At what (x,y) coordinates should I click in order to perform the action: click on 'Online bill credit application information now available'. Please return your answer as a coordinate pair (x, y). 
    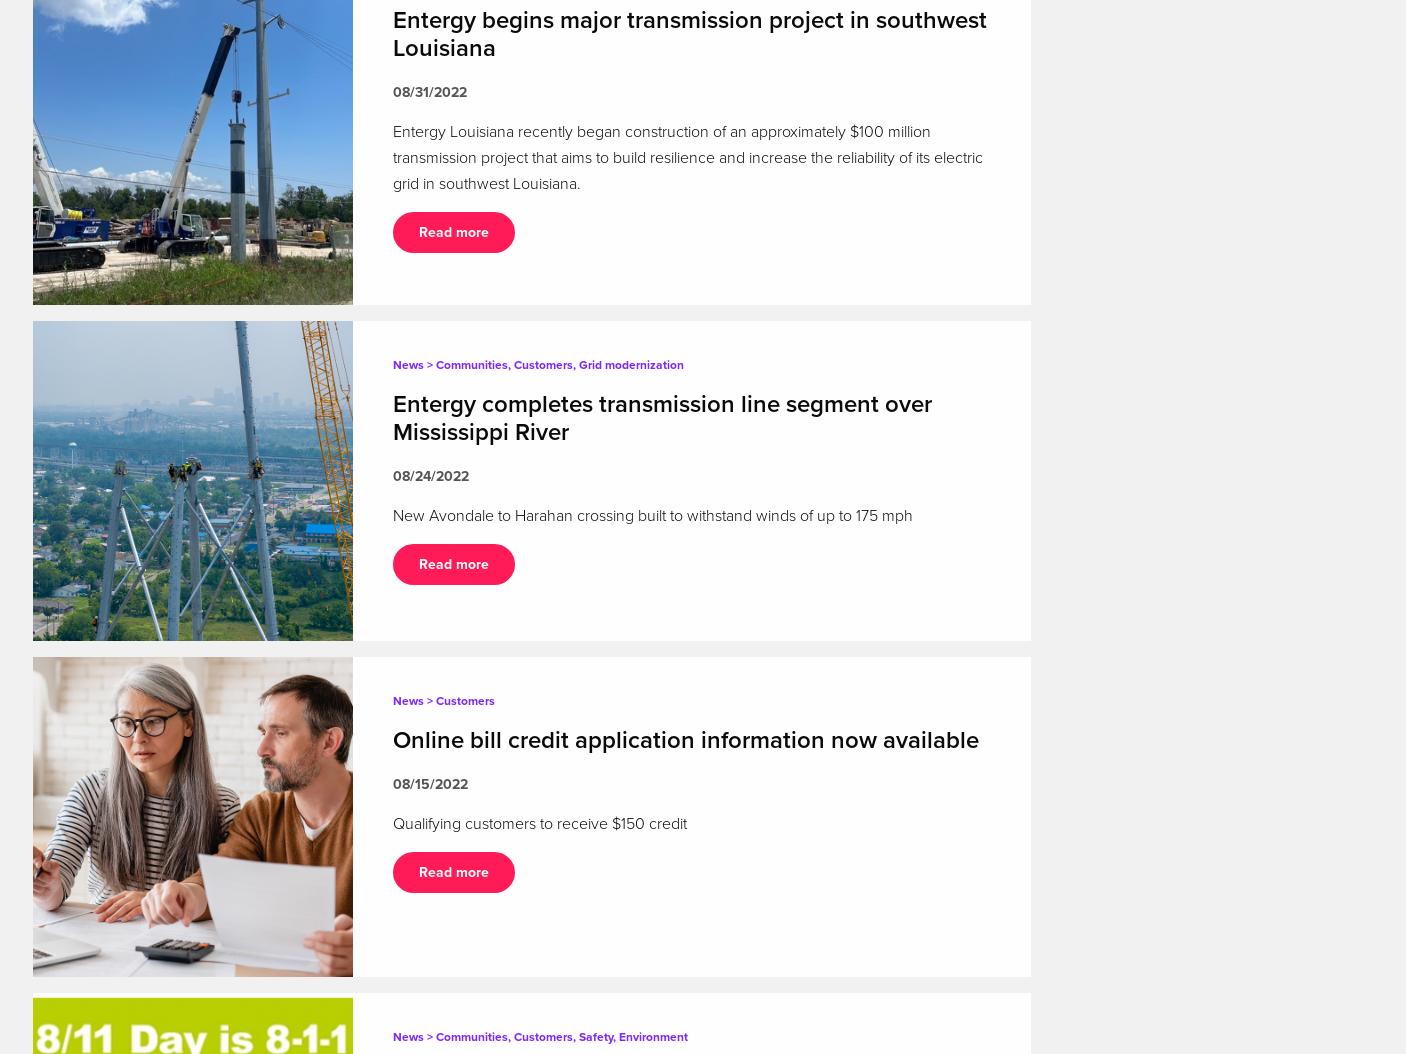
    Looking at the image, I should click on (392, 738).